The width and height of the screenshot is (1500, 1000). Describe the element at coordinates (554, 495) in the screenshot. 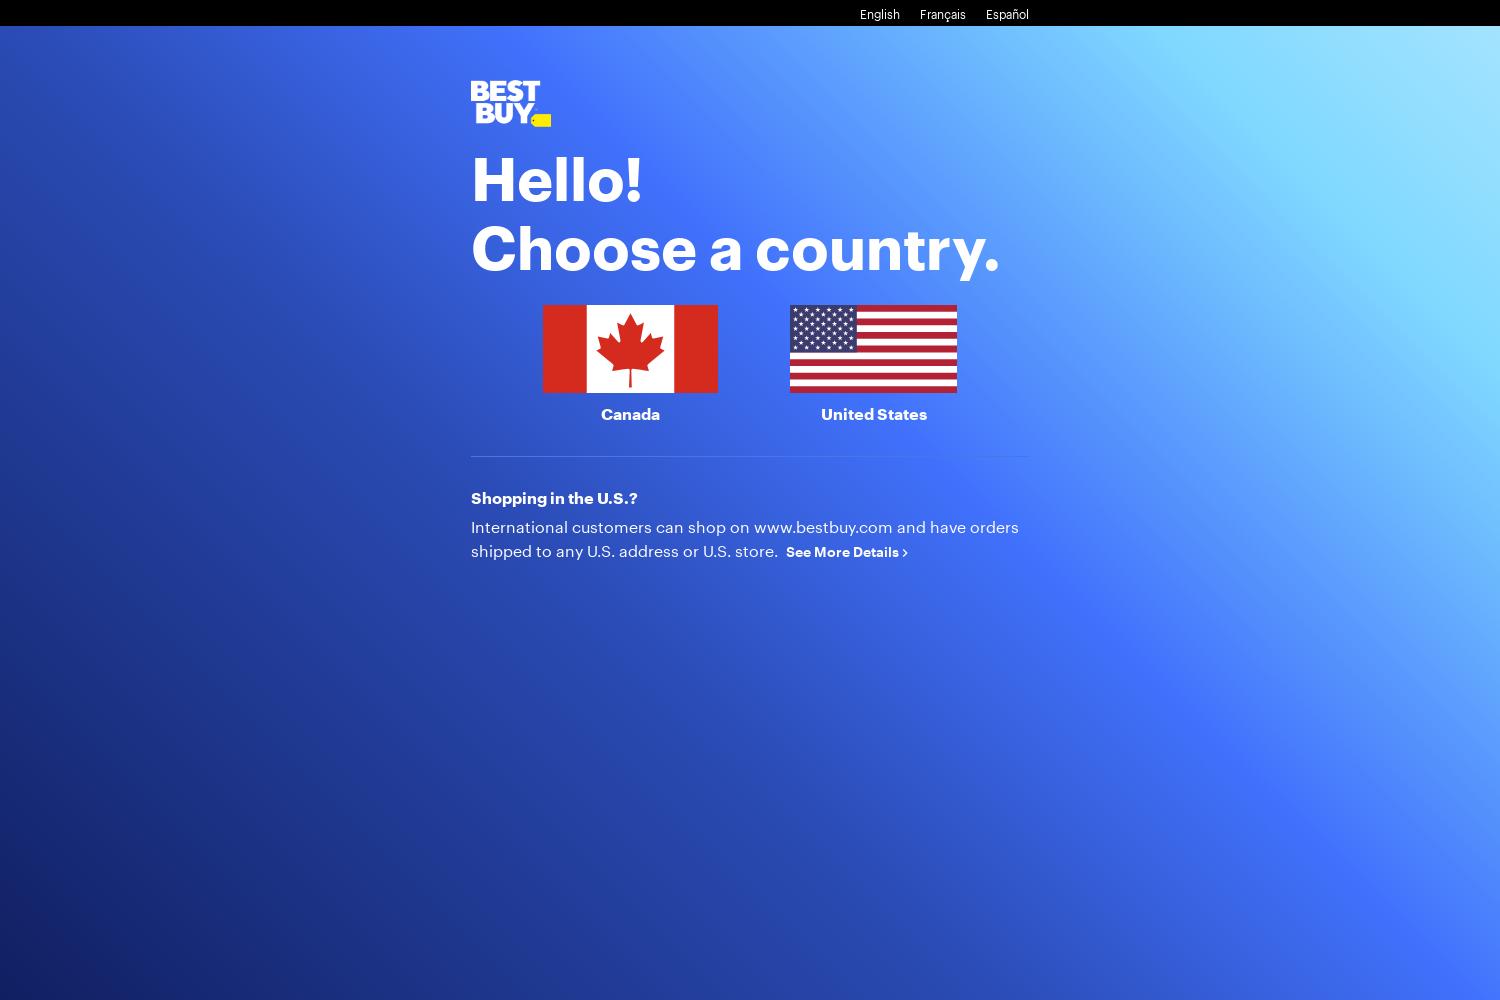

I see `'Shopping in the U.S.?'` at that location.